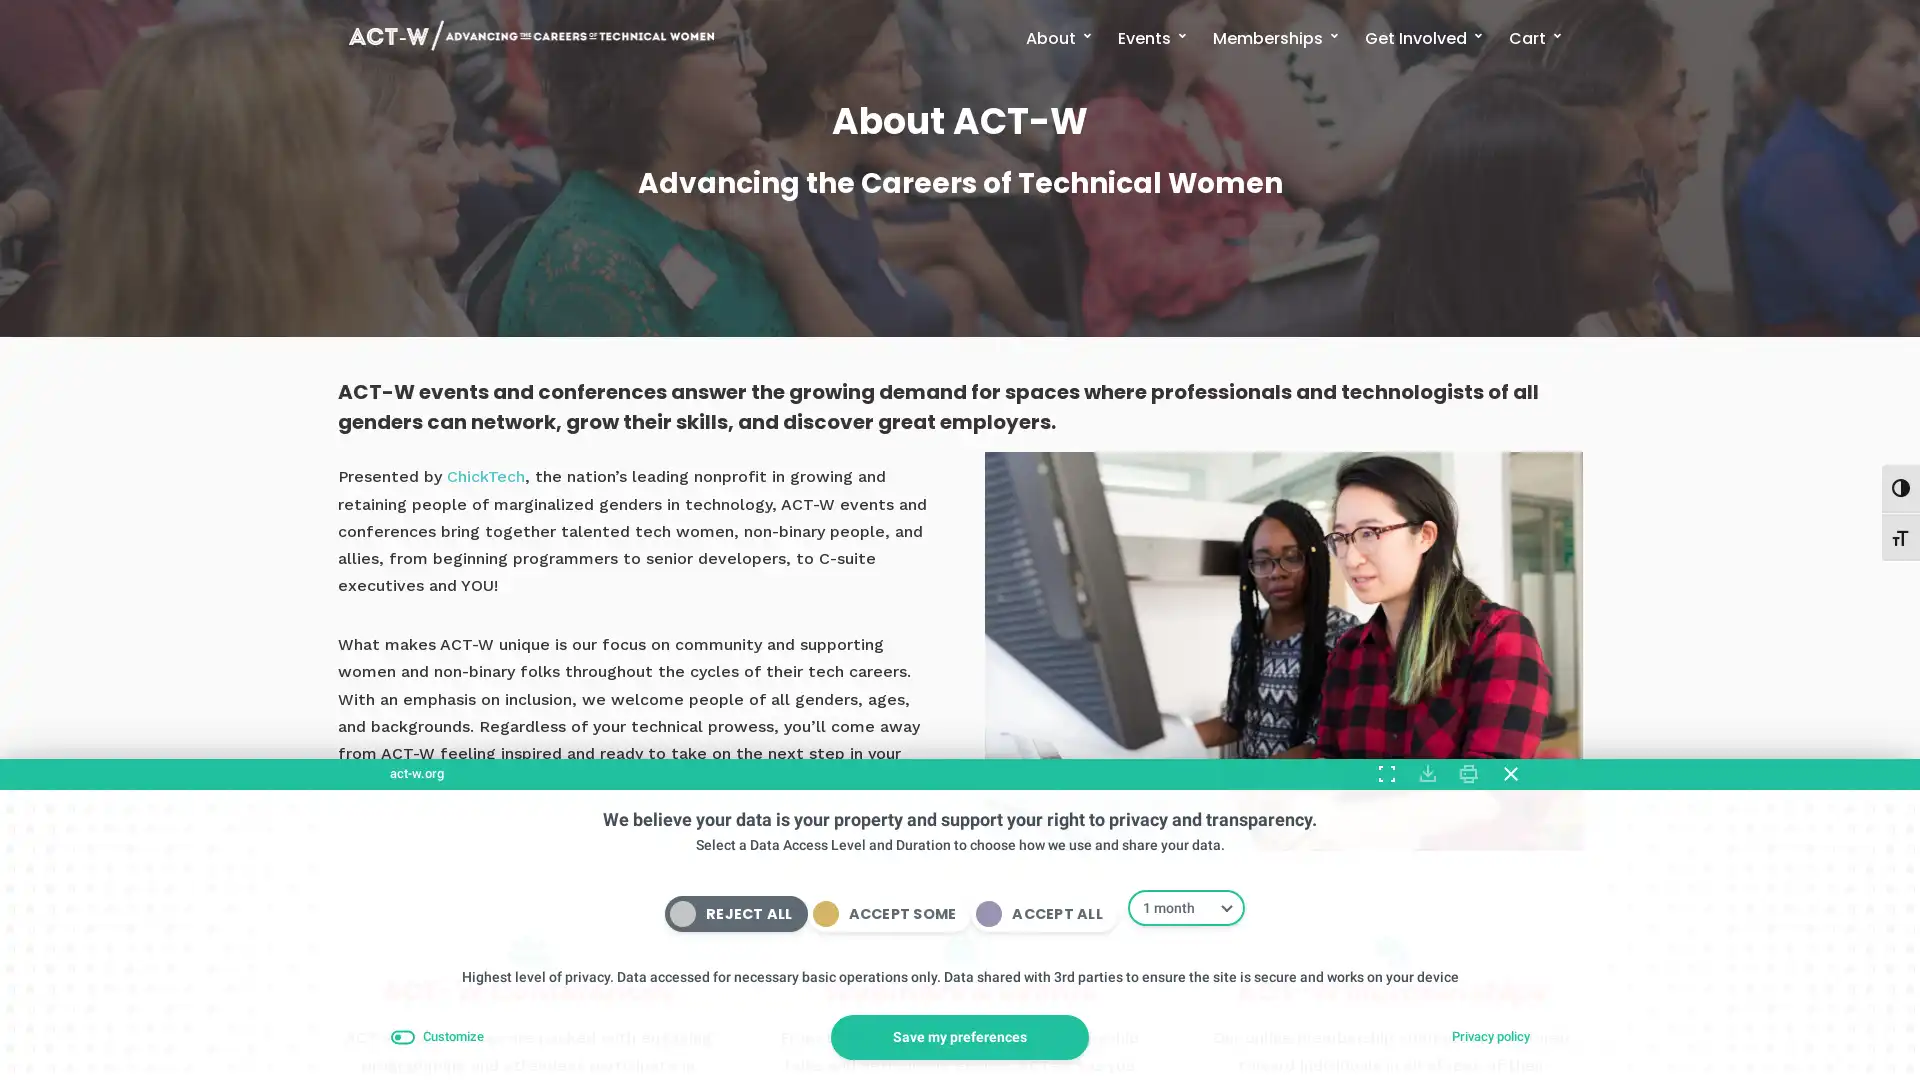  What do you see at coordinates (1509, 772) in the screenshot?
I see `Close Compliance` at bounding box center [1509, 772].